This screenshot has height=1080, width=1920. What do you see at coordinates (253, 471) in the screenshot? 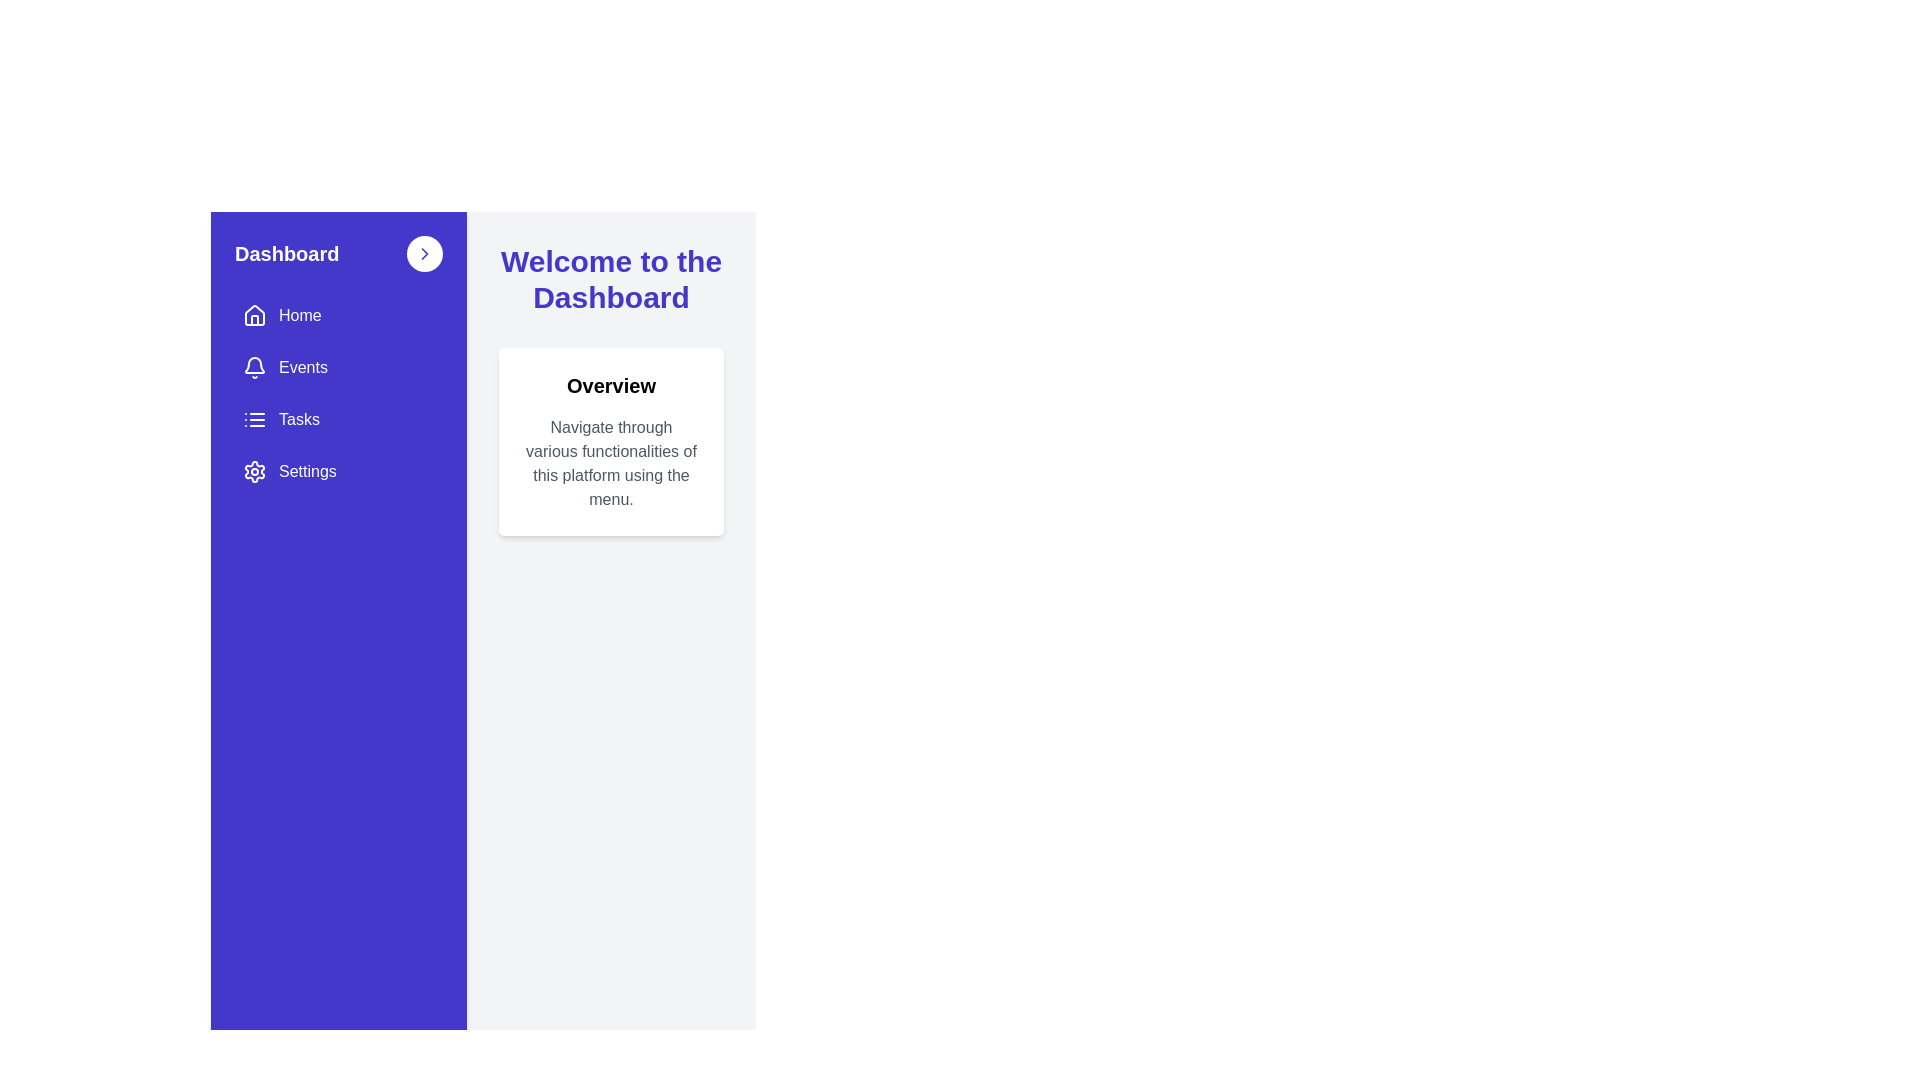
I see `the cogwheel-like graphical icon located in the sidebar menu under the 'Settings' menu item` at bounding box center [253, 471].